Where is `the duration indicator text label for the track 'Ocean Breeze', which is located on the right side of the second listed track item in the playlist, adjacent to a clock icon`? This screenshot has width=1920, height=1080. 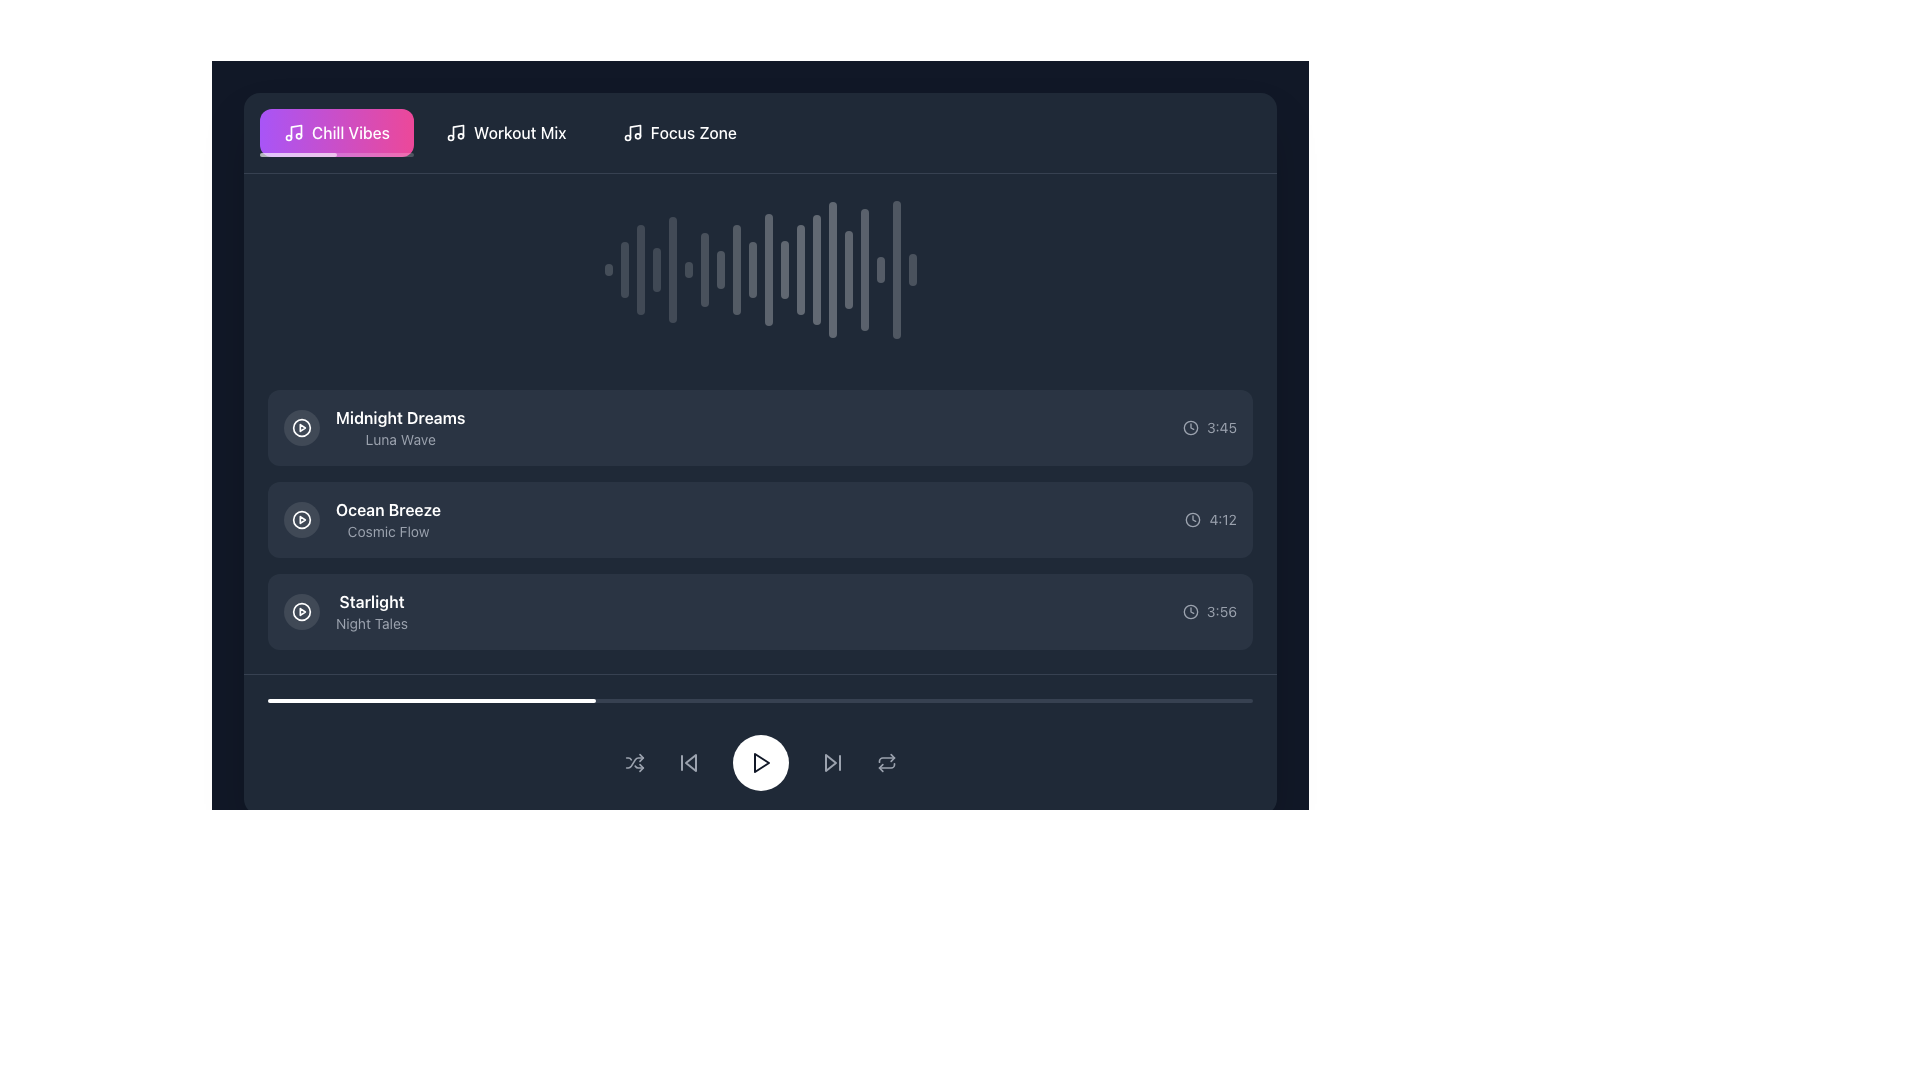 the duration indicator text label for the track 'Ocean Breeze', which is located on the right side of the second listed track item in the playlist, adjacent to a clock icon is located at coordinates (1222, 519).